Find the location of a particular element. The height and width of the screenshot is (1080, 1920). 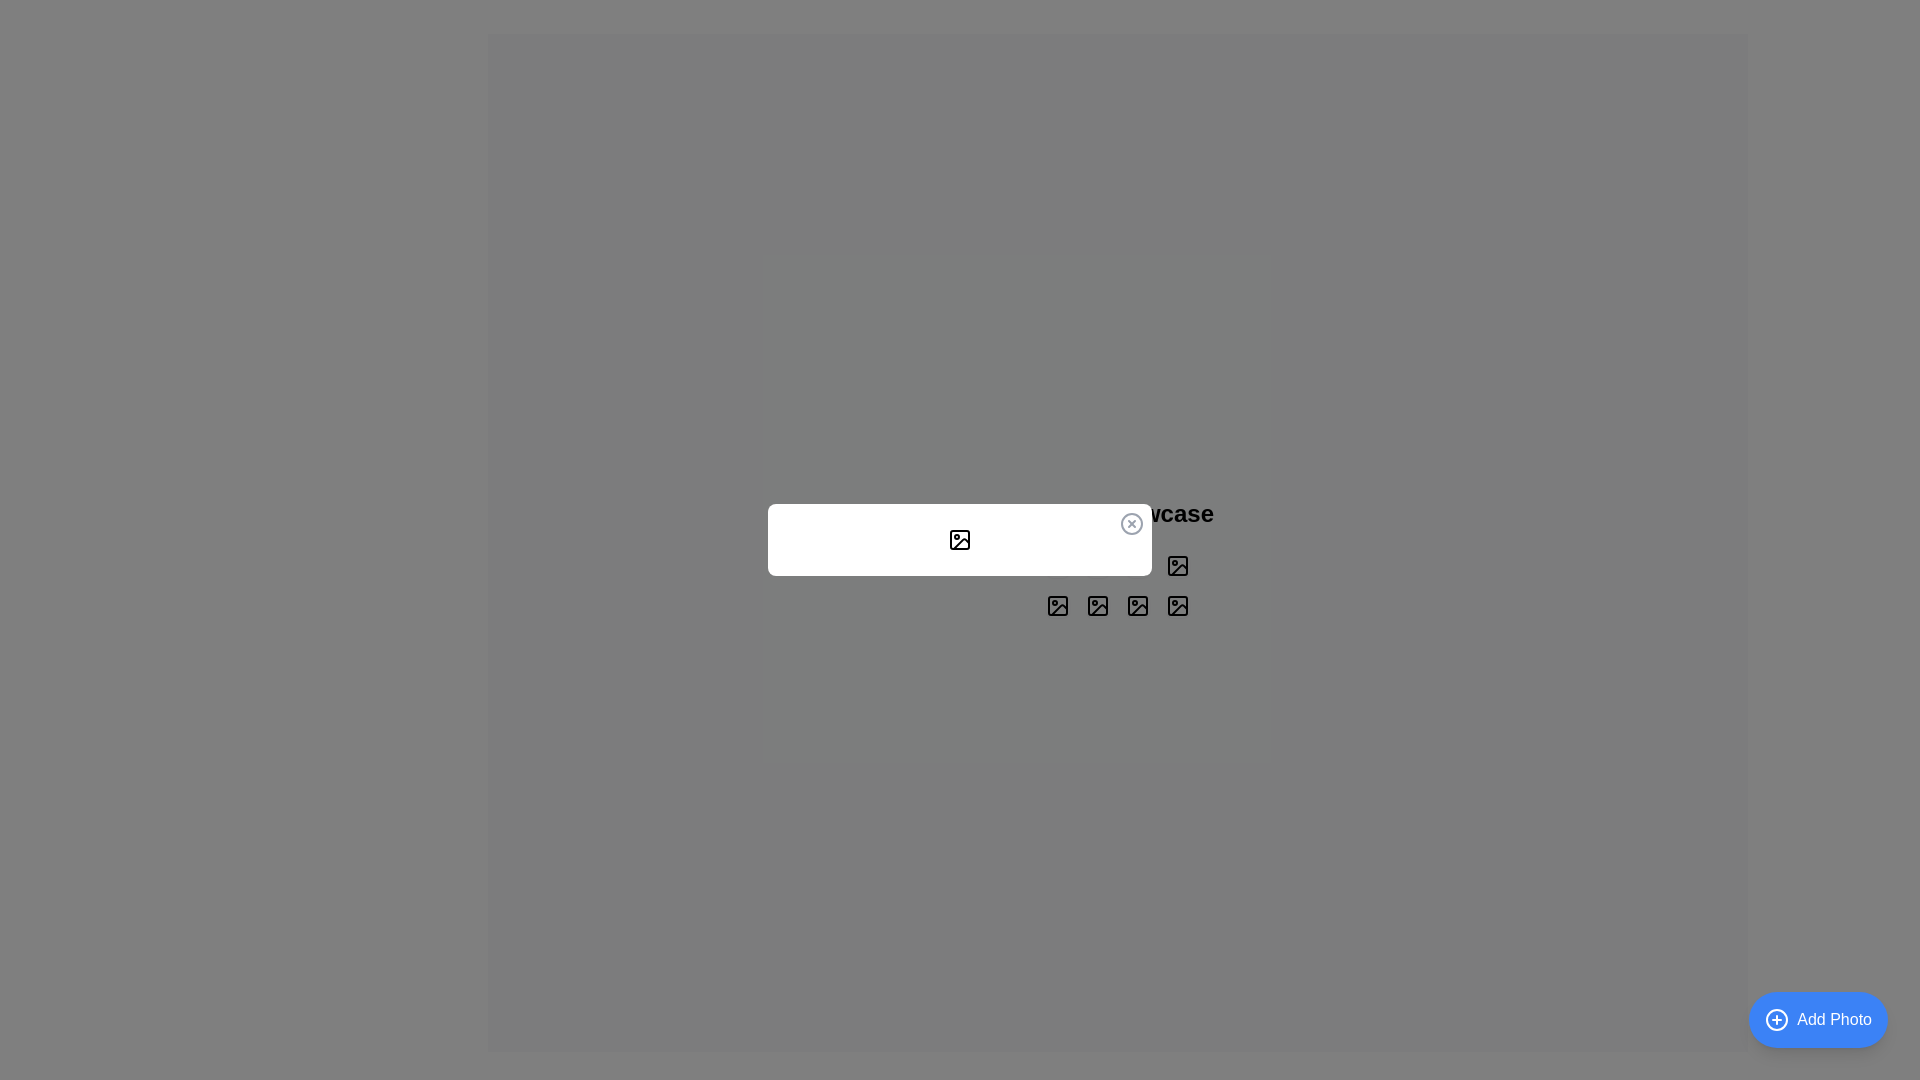

the zoom-in button located at the rightmost position of the horizontal toolbar is located at coordinates (1056, 566).